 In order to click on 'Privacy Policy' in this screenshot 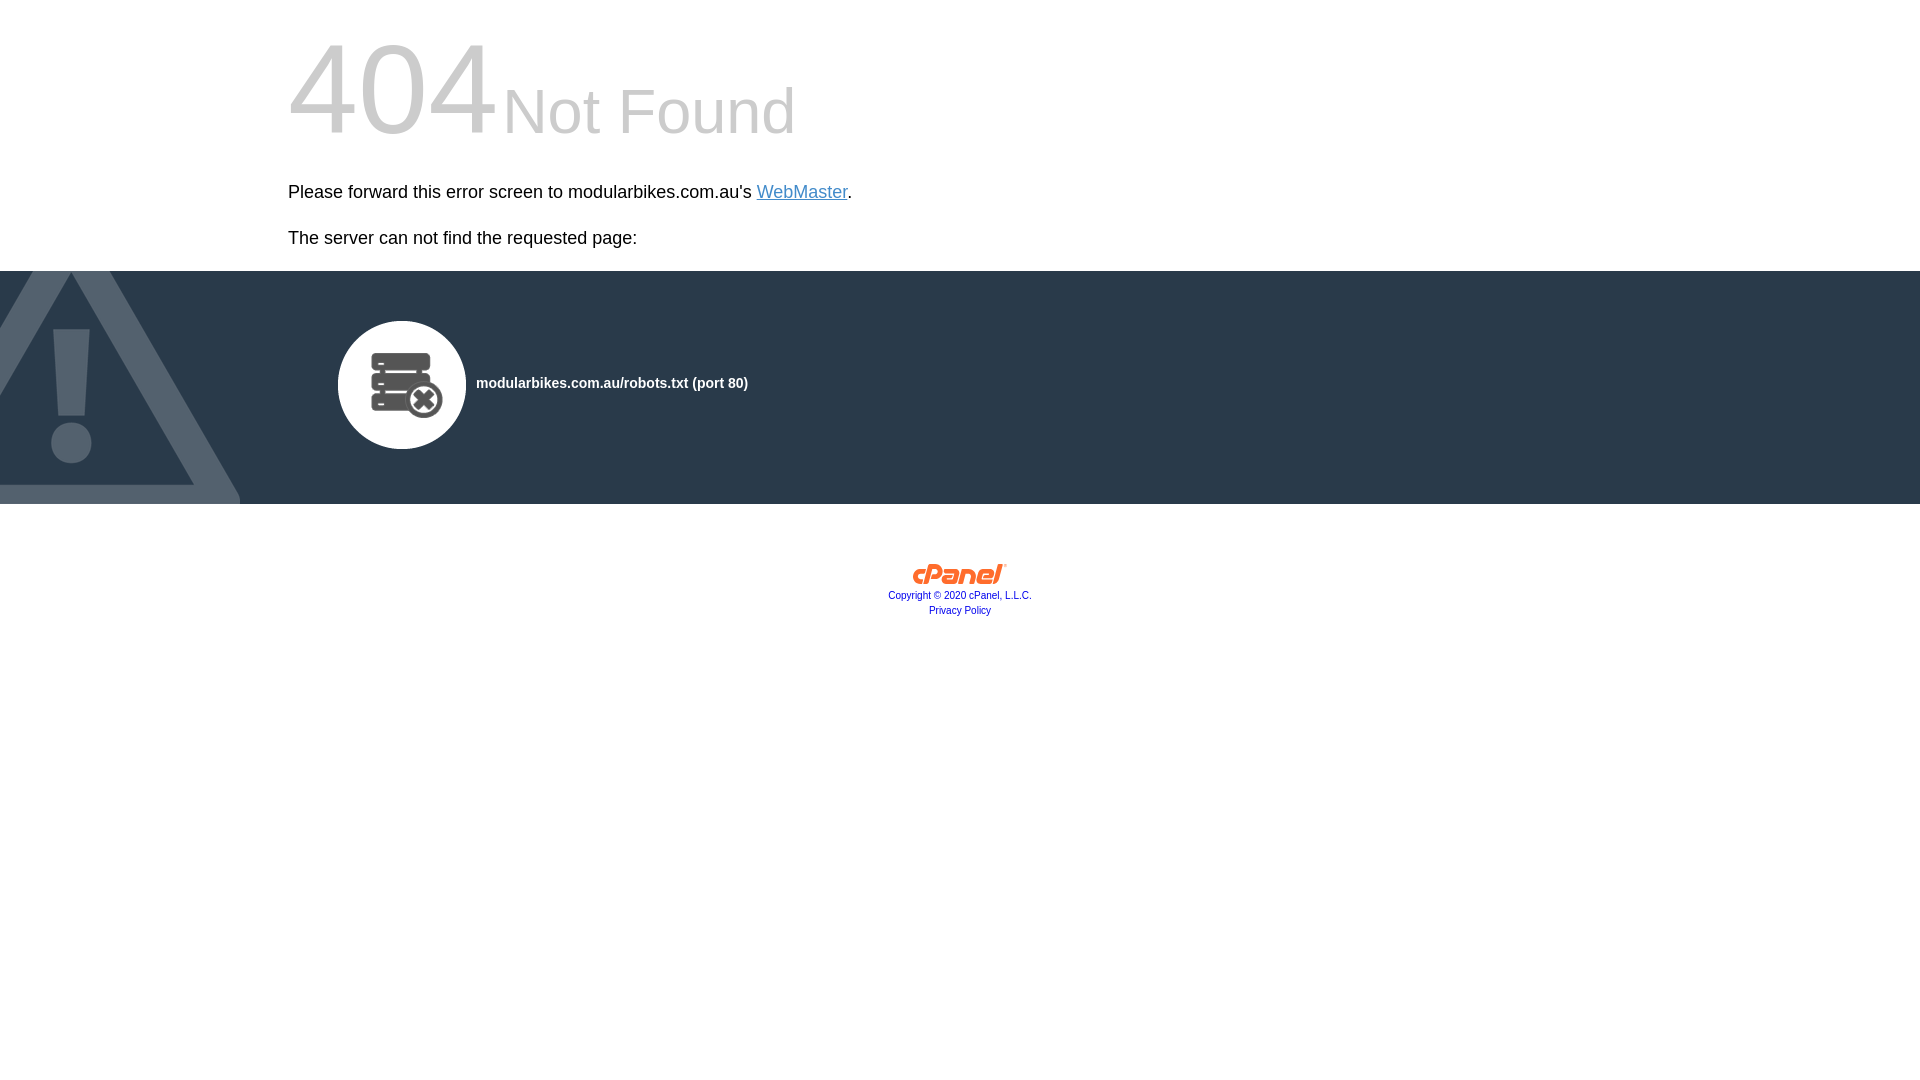, I will do `click(960, 609)`.